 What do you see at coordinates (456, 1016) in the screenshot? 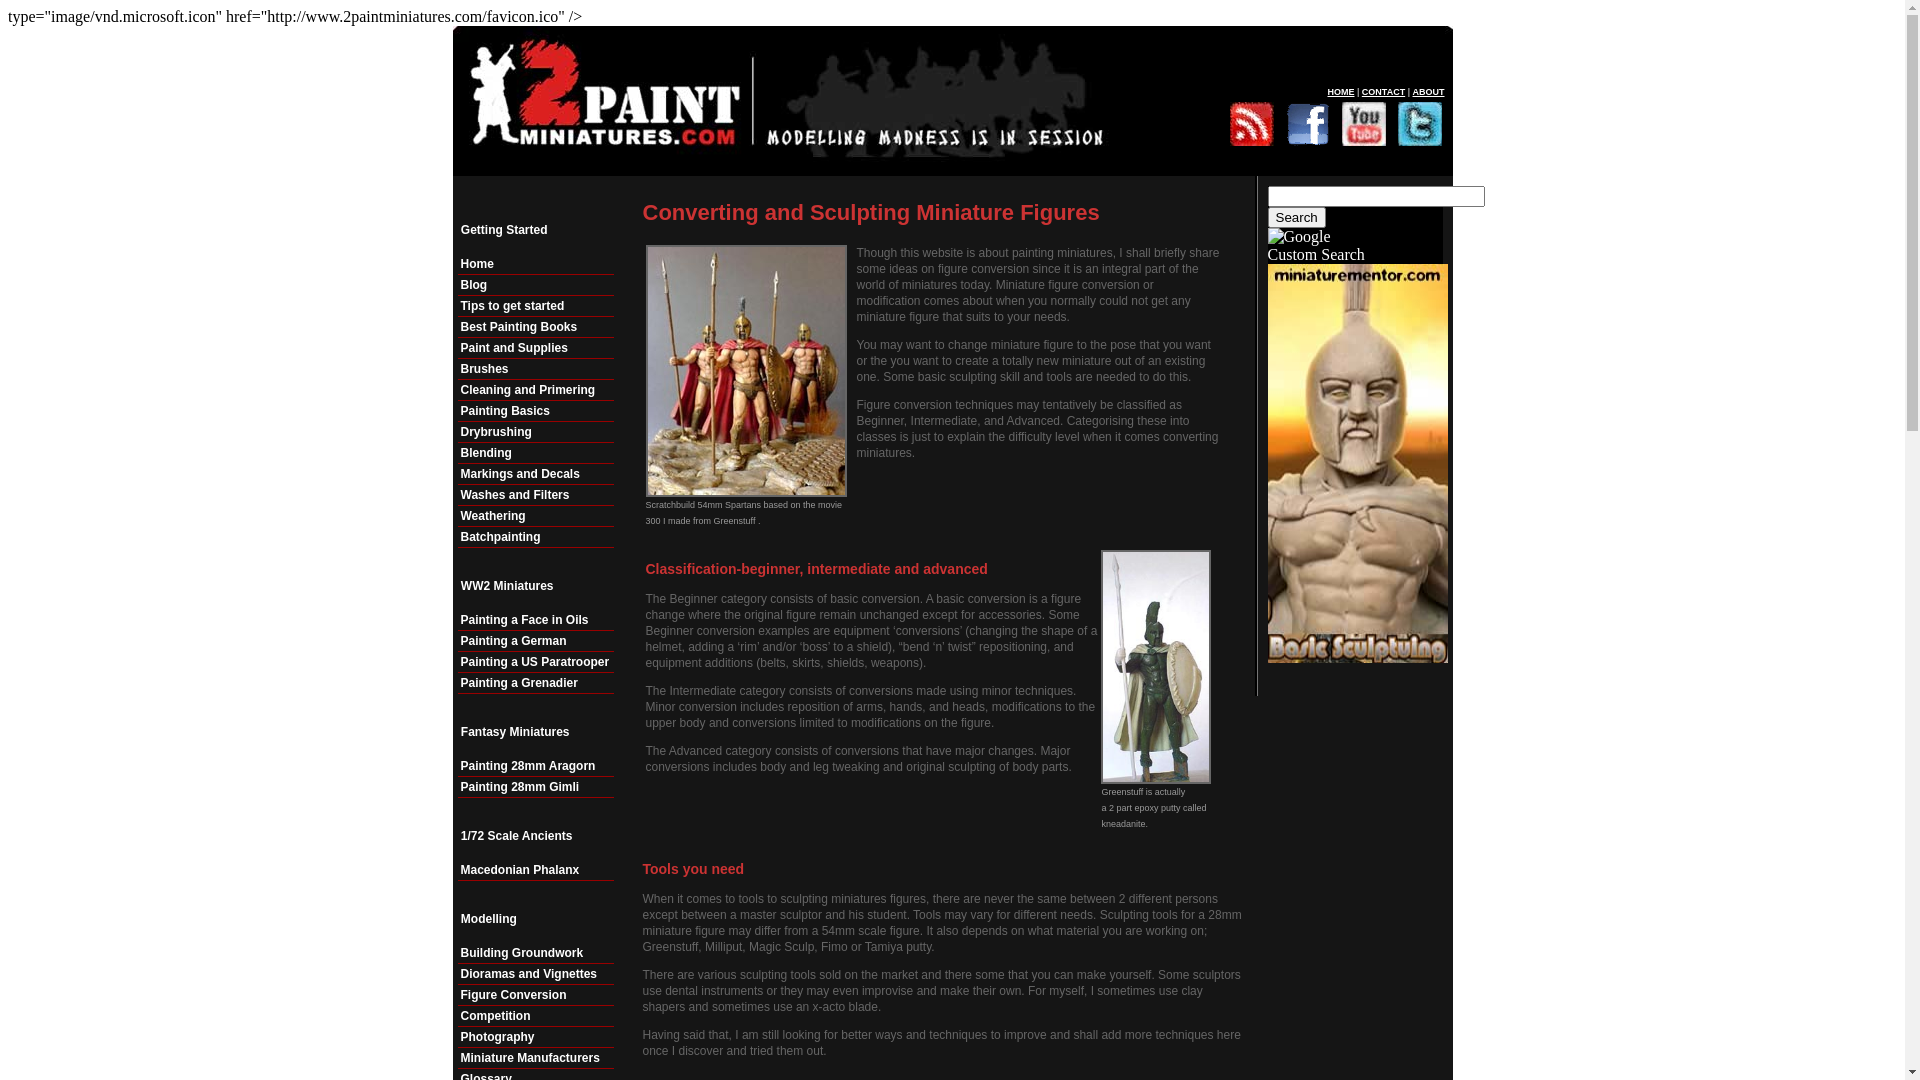
I see `'Competition'` at bounding box center [456, 1016].